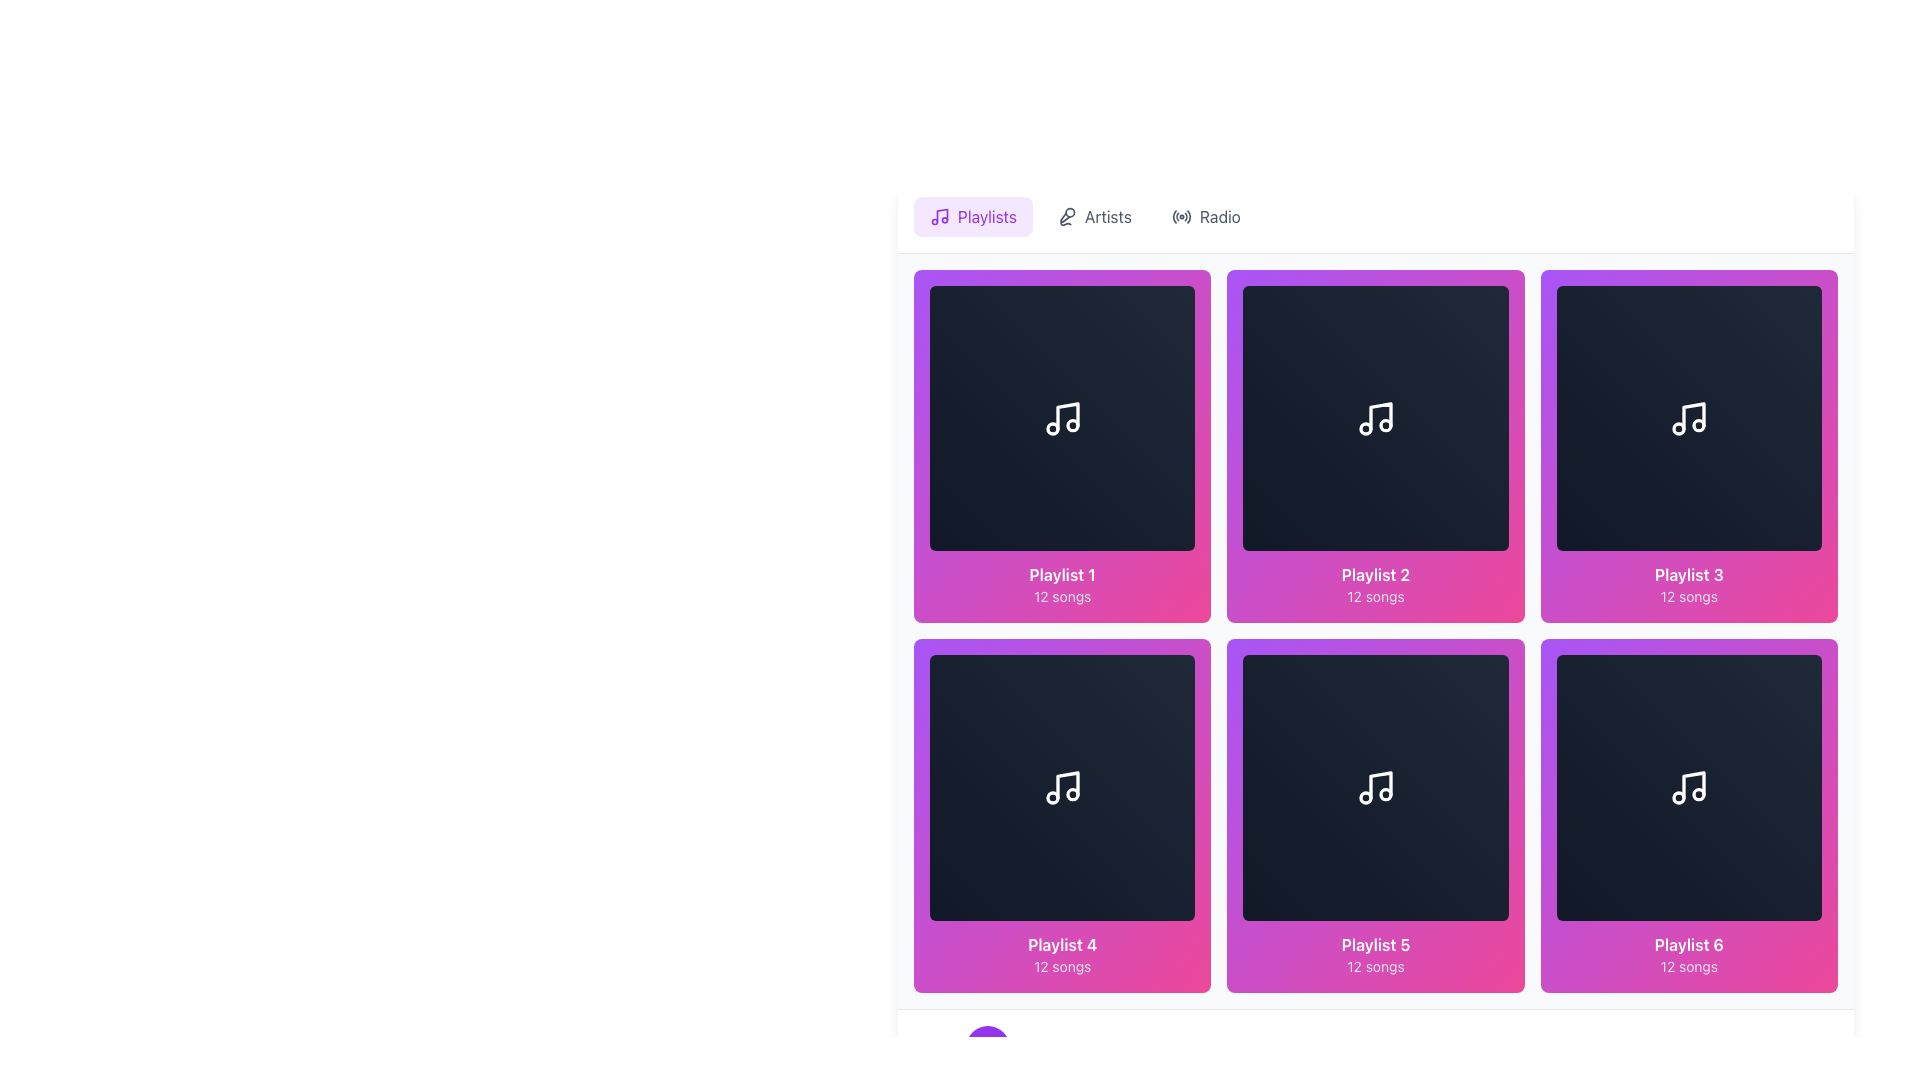 This screenshot has width=1920, height=1080. I want to click on the text label that serves as a navigation option related to artists, located between 'Playlists' and 'Radio', so click(1107, 216).